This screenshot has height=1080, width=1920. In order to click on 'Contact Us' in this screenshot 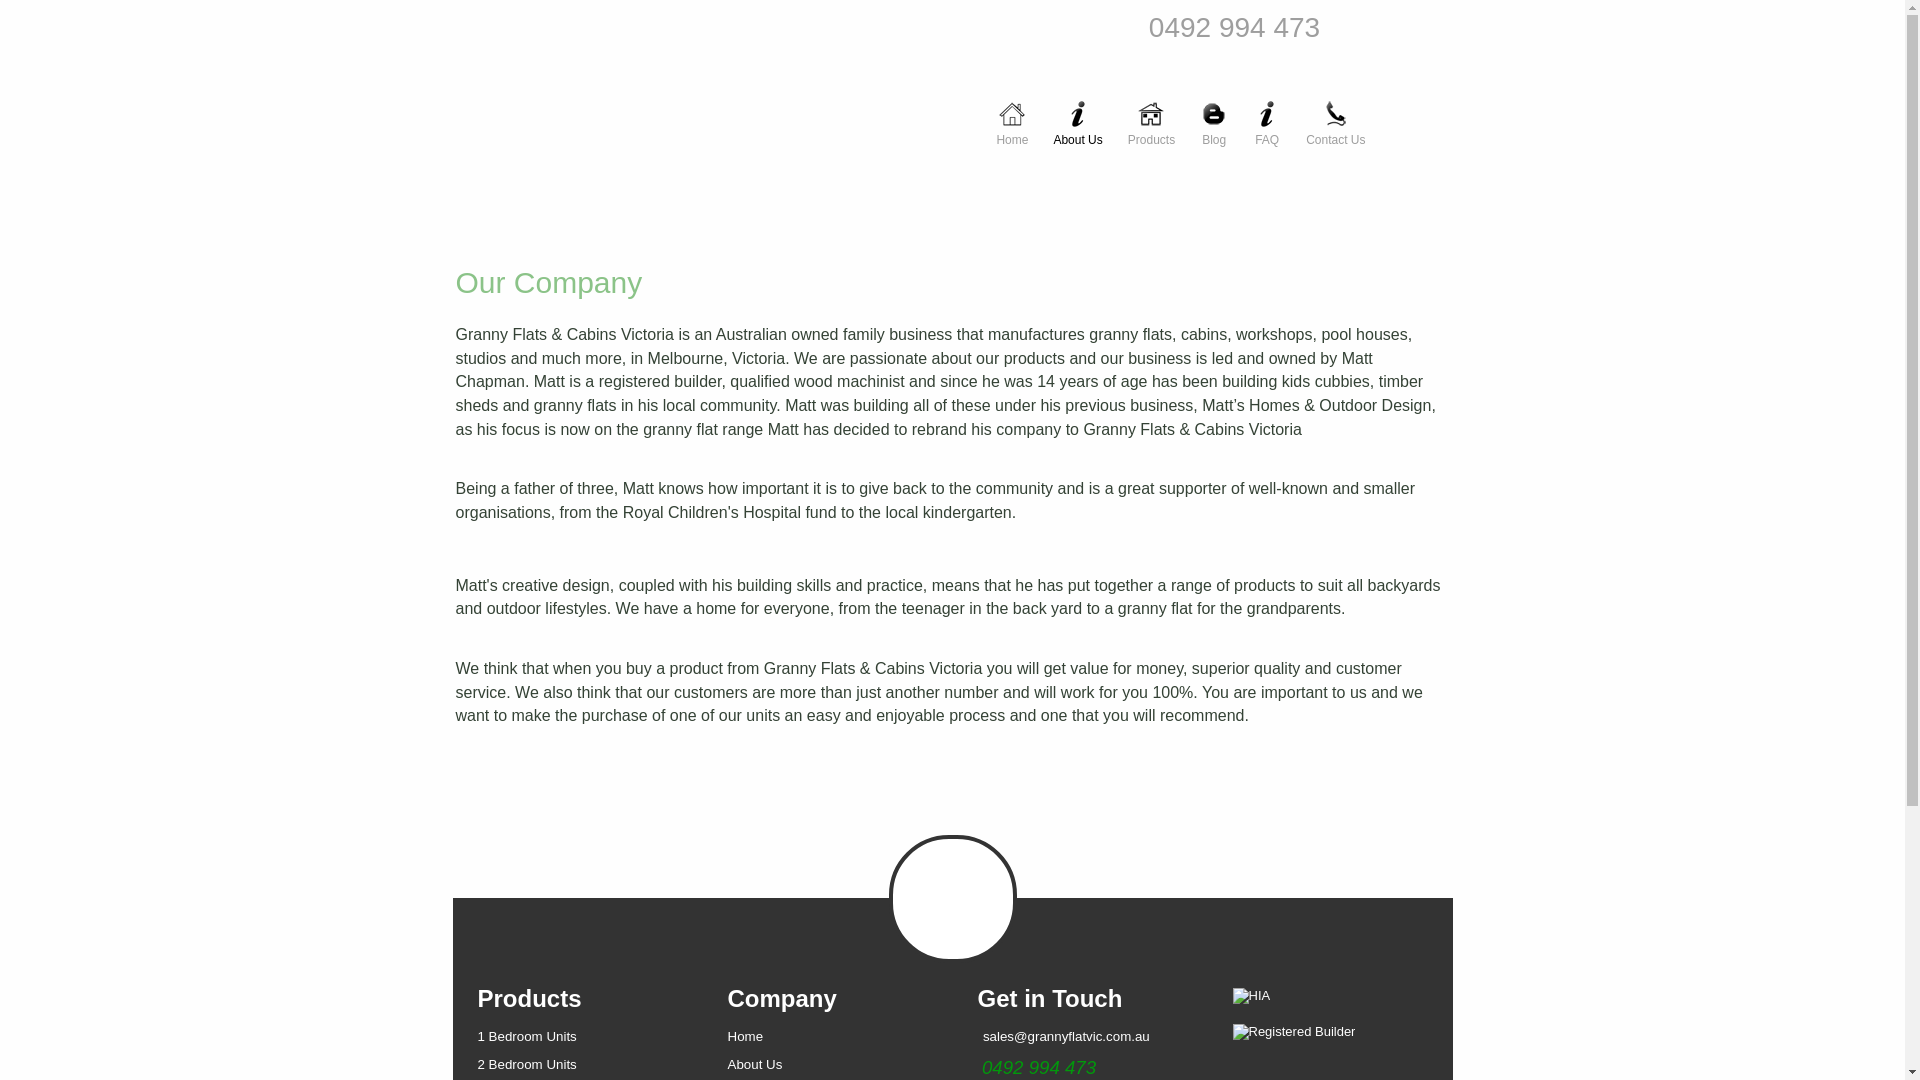, I will do `click(1335, 112)`.